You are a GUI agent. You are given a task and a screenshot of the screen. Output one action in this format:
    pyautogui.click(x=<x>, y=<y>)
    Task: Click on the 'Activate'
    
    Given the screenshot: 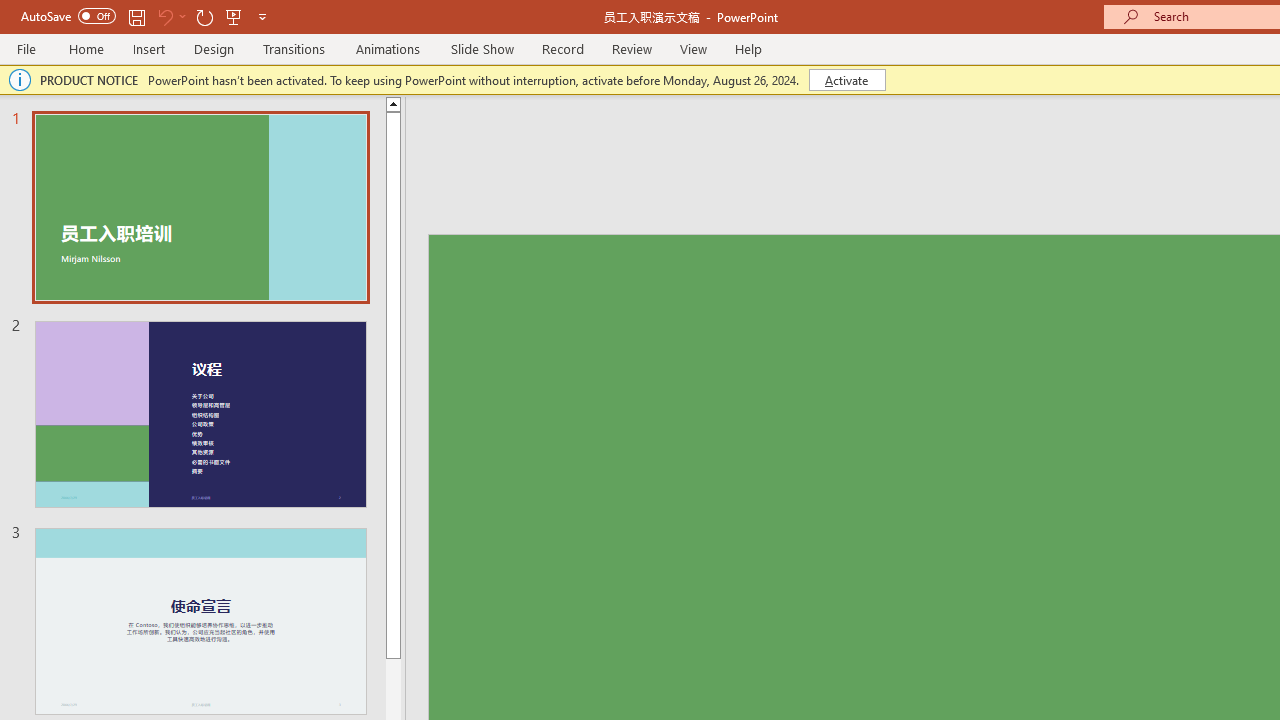 What is the action you would take?
    pyautogui.click(x=847, y=78)
    